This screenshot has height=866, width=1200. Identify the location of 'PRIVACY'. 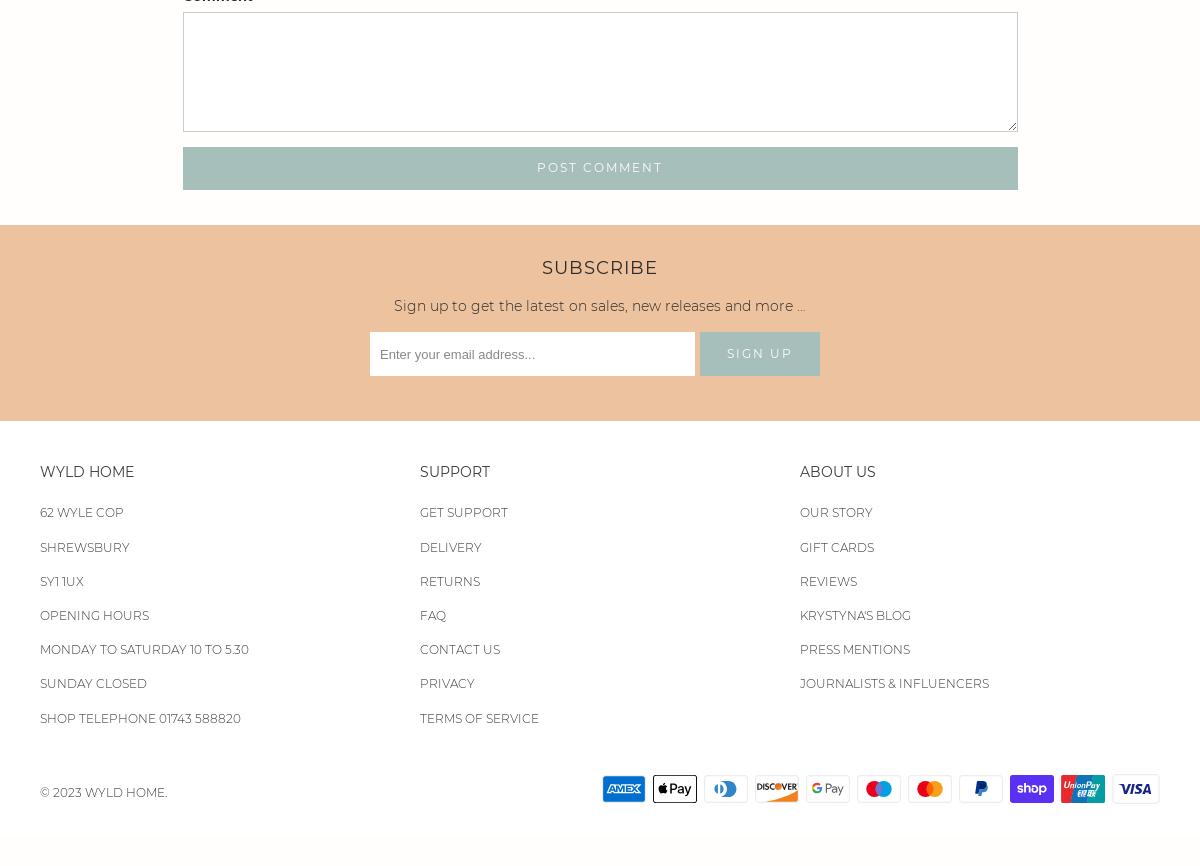
(446, 682).